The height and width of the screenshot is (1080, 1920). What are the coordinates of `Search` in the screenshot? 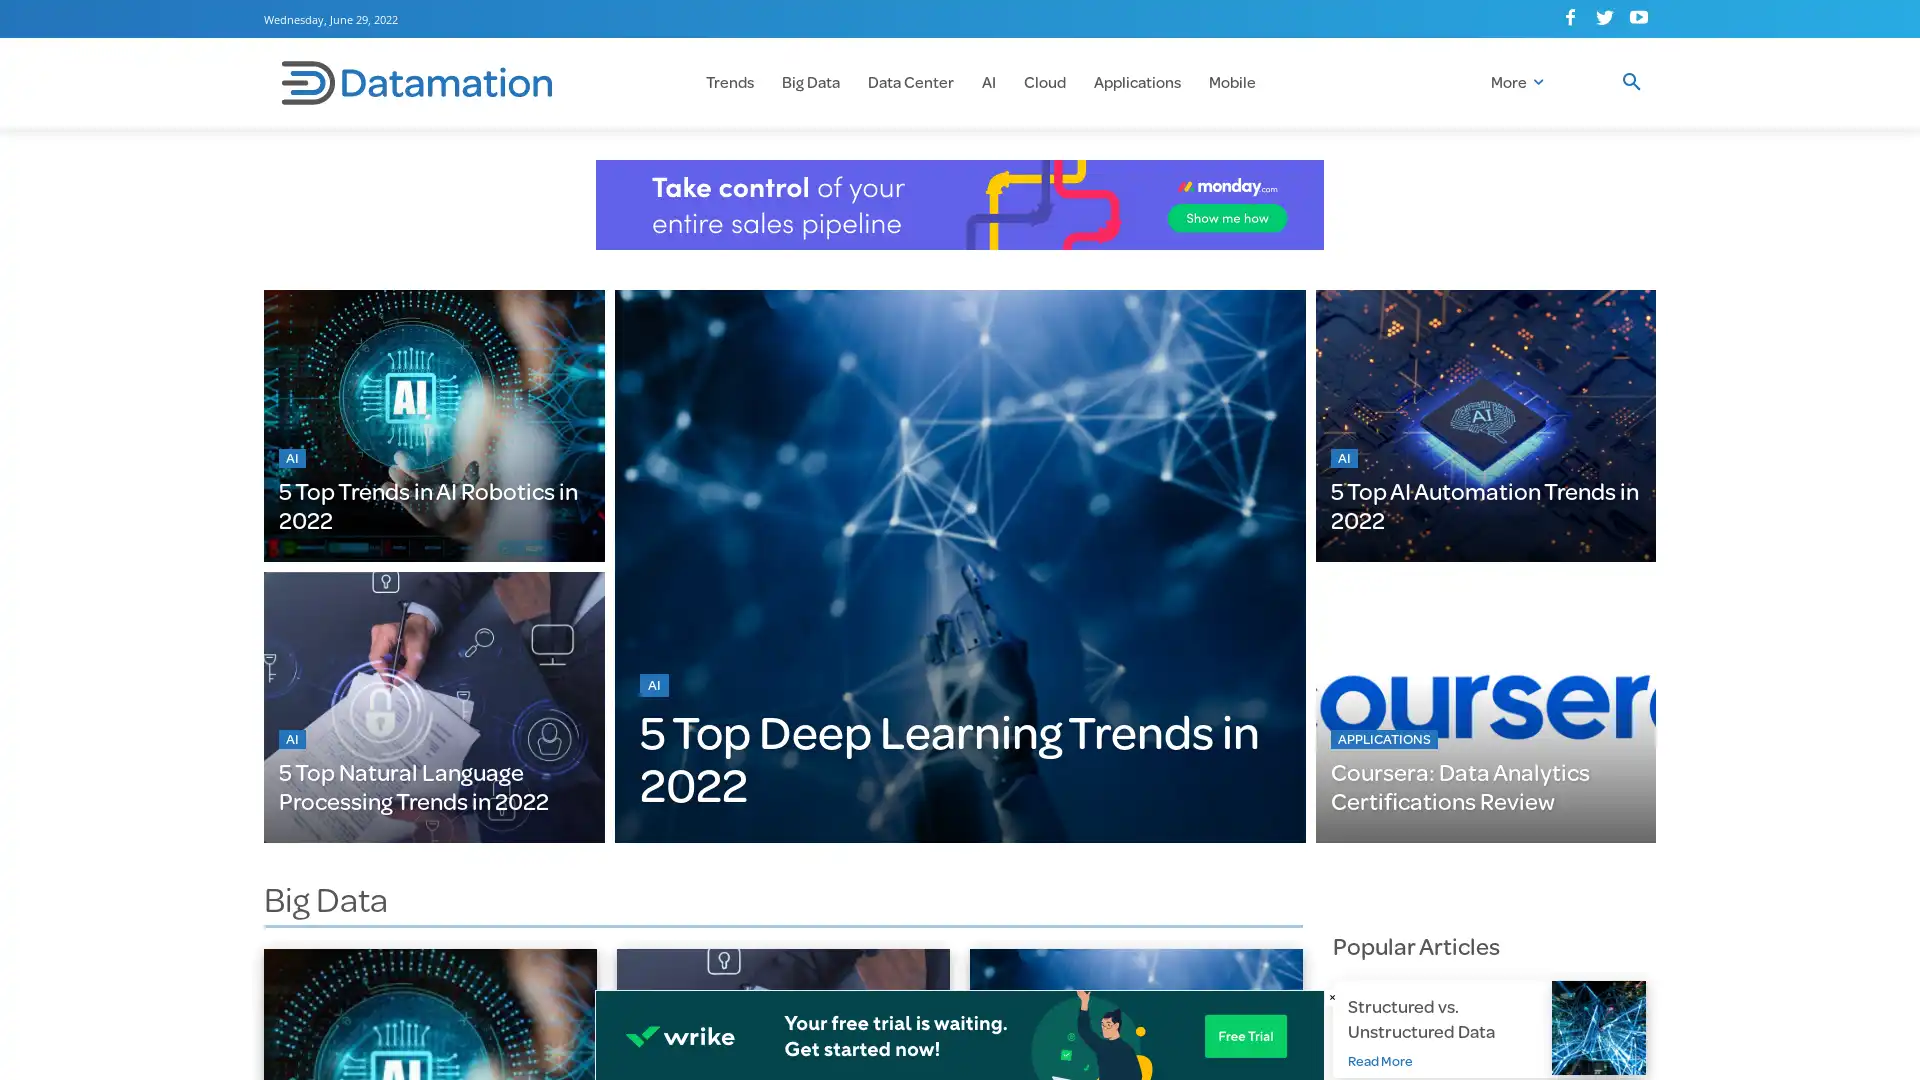 It's located at (1631, 82).